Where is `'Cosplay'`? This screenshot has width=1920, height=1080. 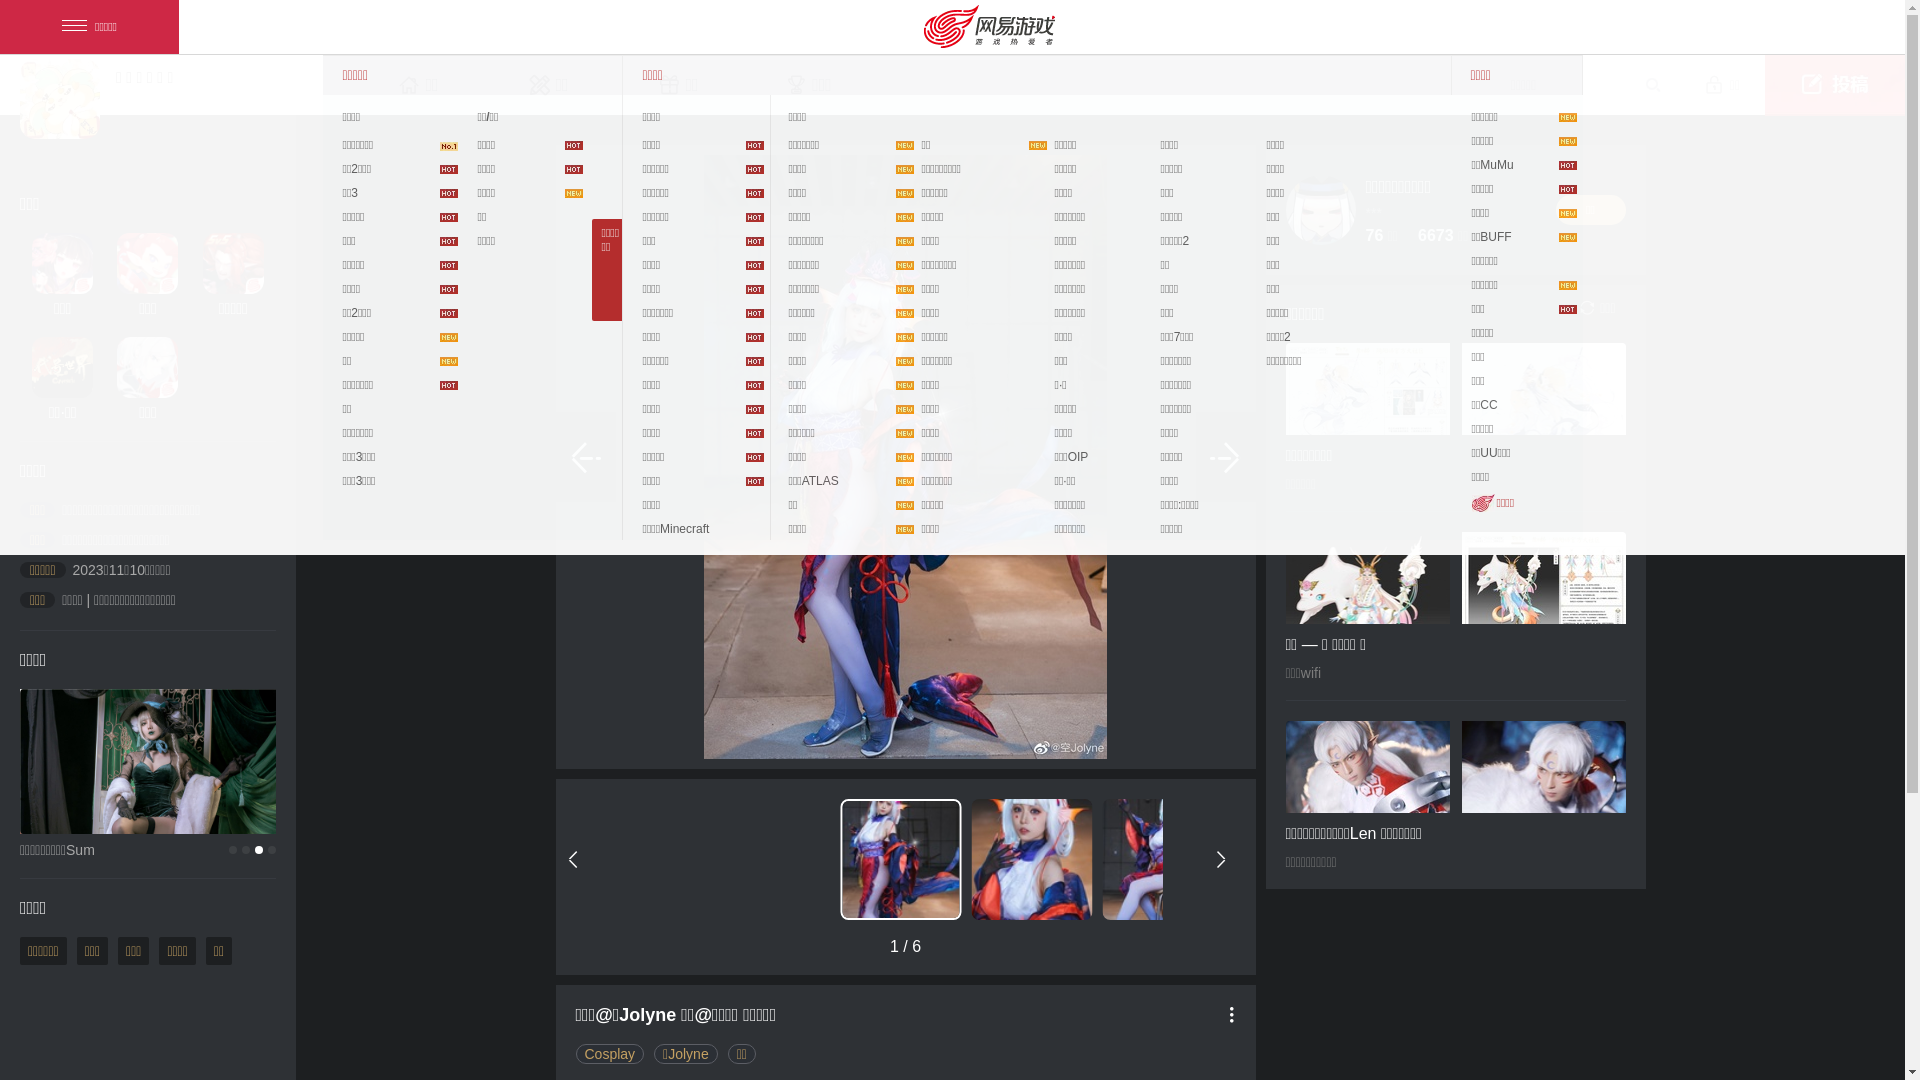
'Cosplay' is located at coordinates (609, 1052).